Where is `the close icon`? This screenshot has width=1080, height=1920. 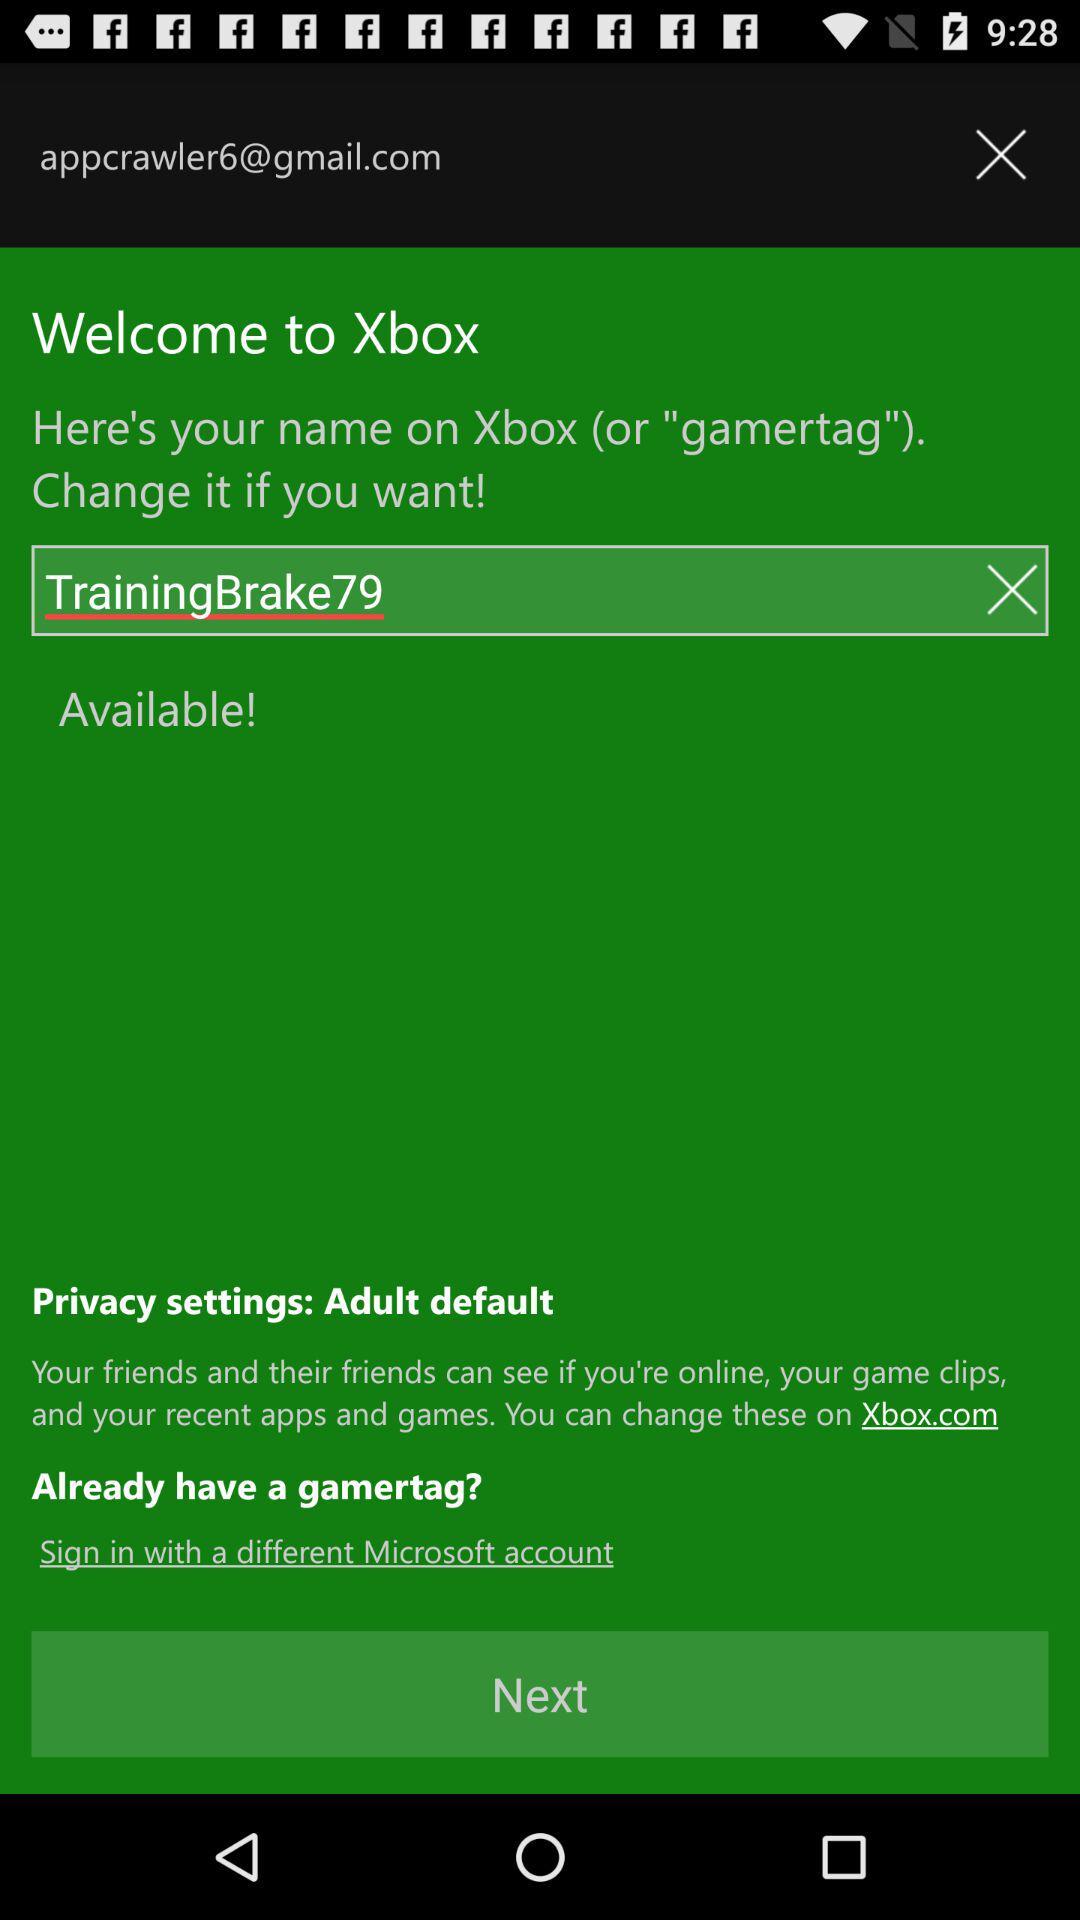 the close icon is located at coordinates (1000, 166).